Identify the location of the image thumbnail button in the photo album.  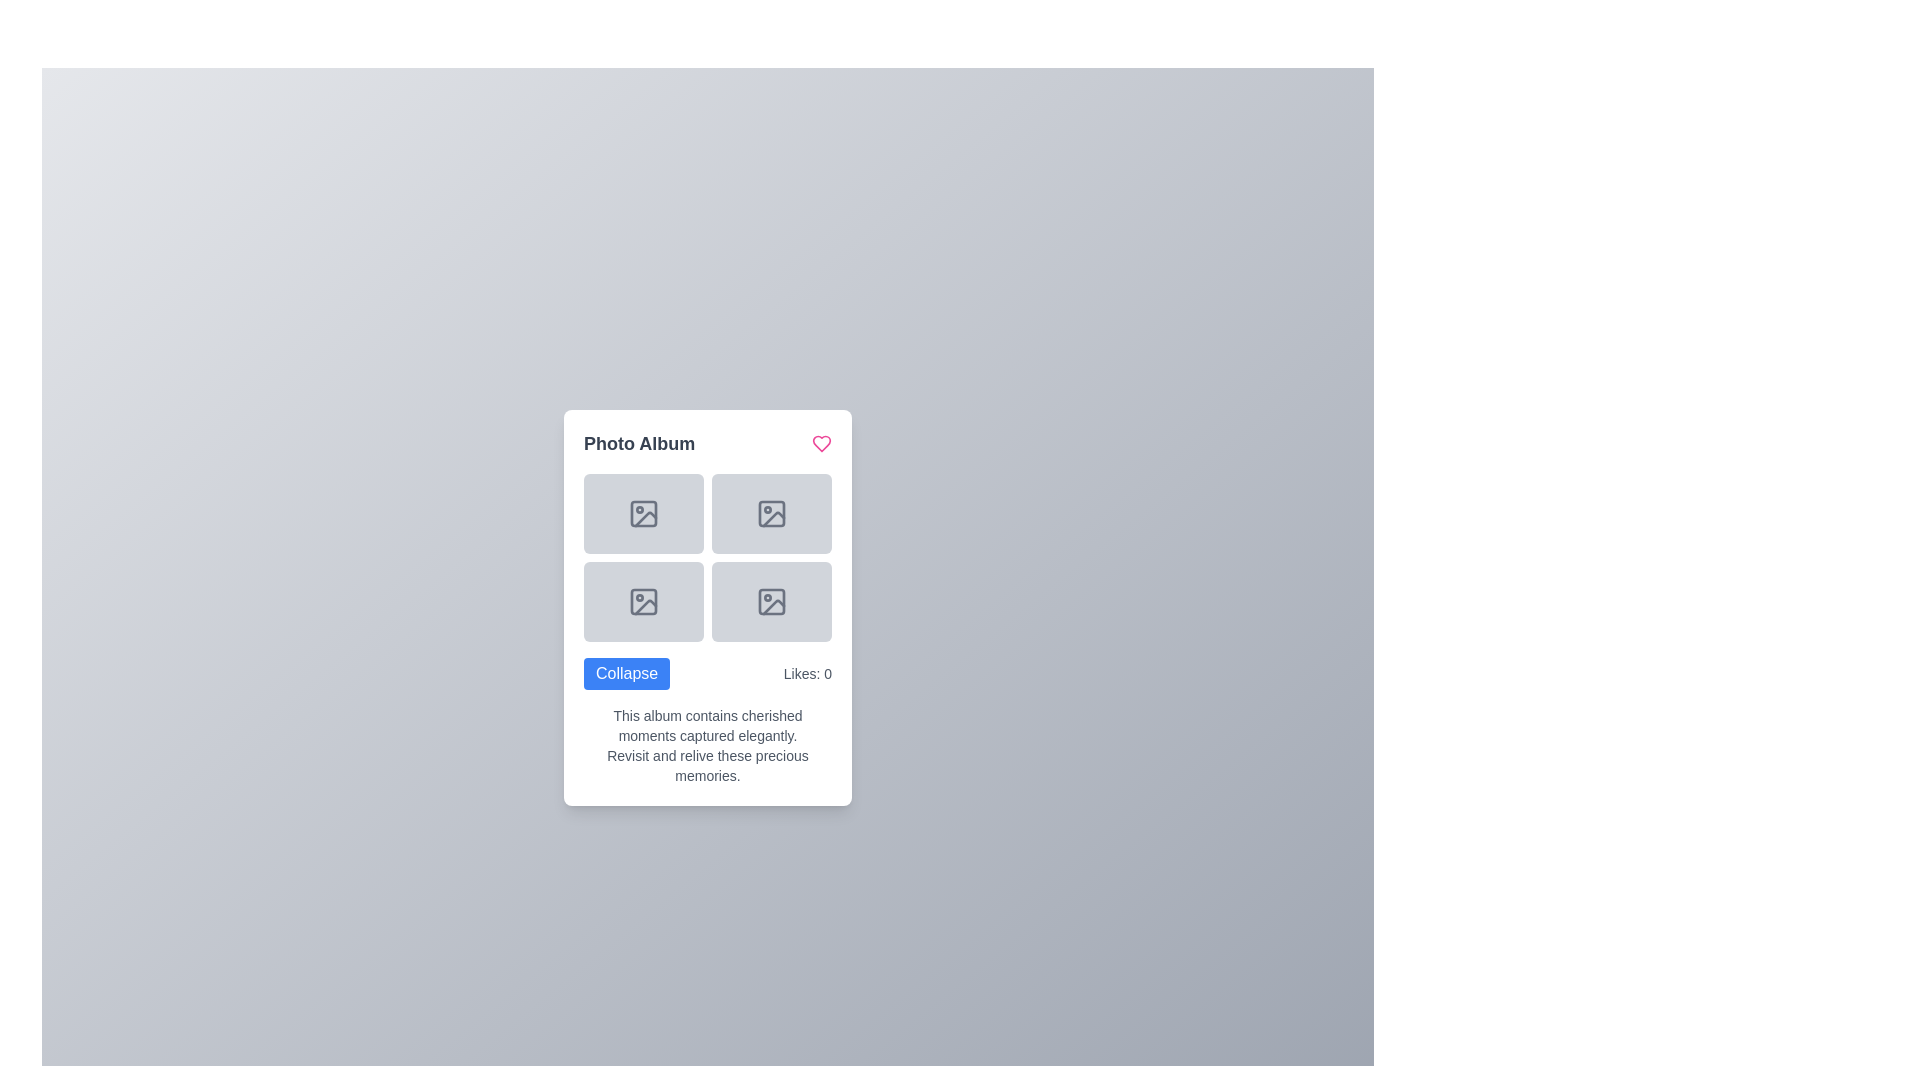
(643, 512).